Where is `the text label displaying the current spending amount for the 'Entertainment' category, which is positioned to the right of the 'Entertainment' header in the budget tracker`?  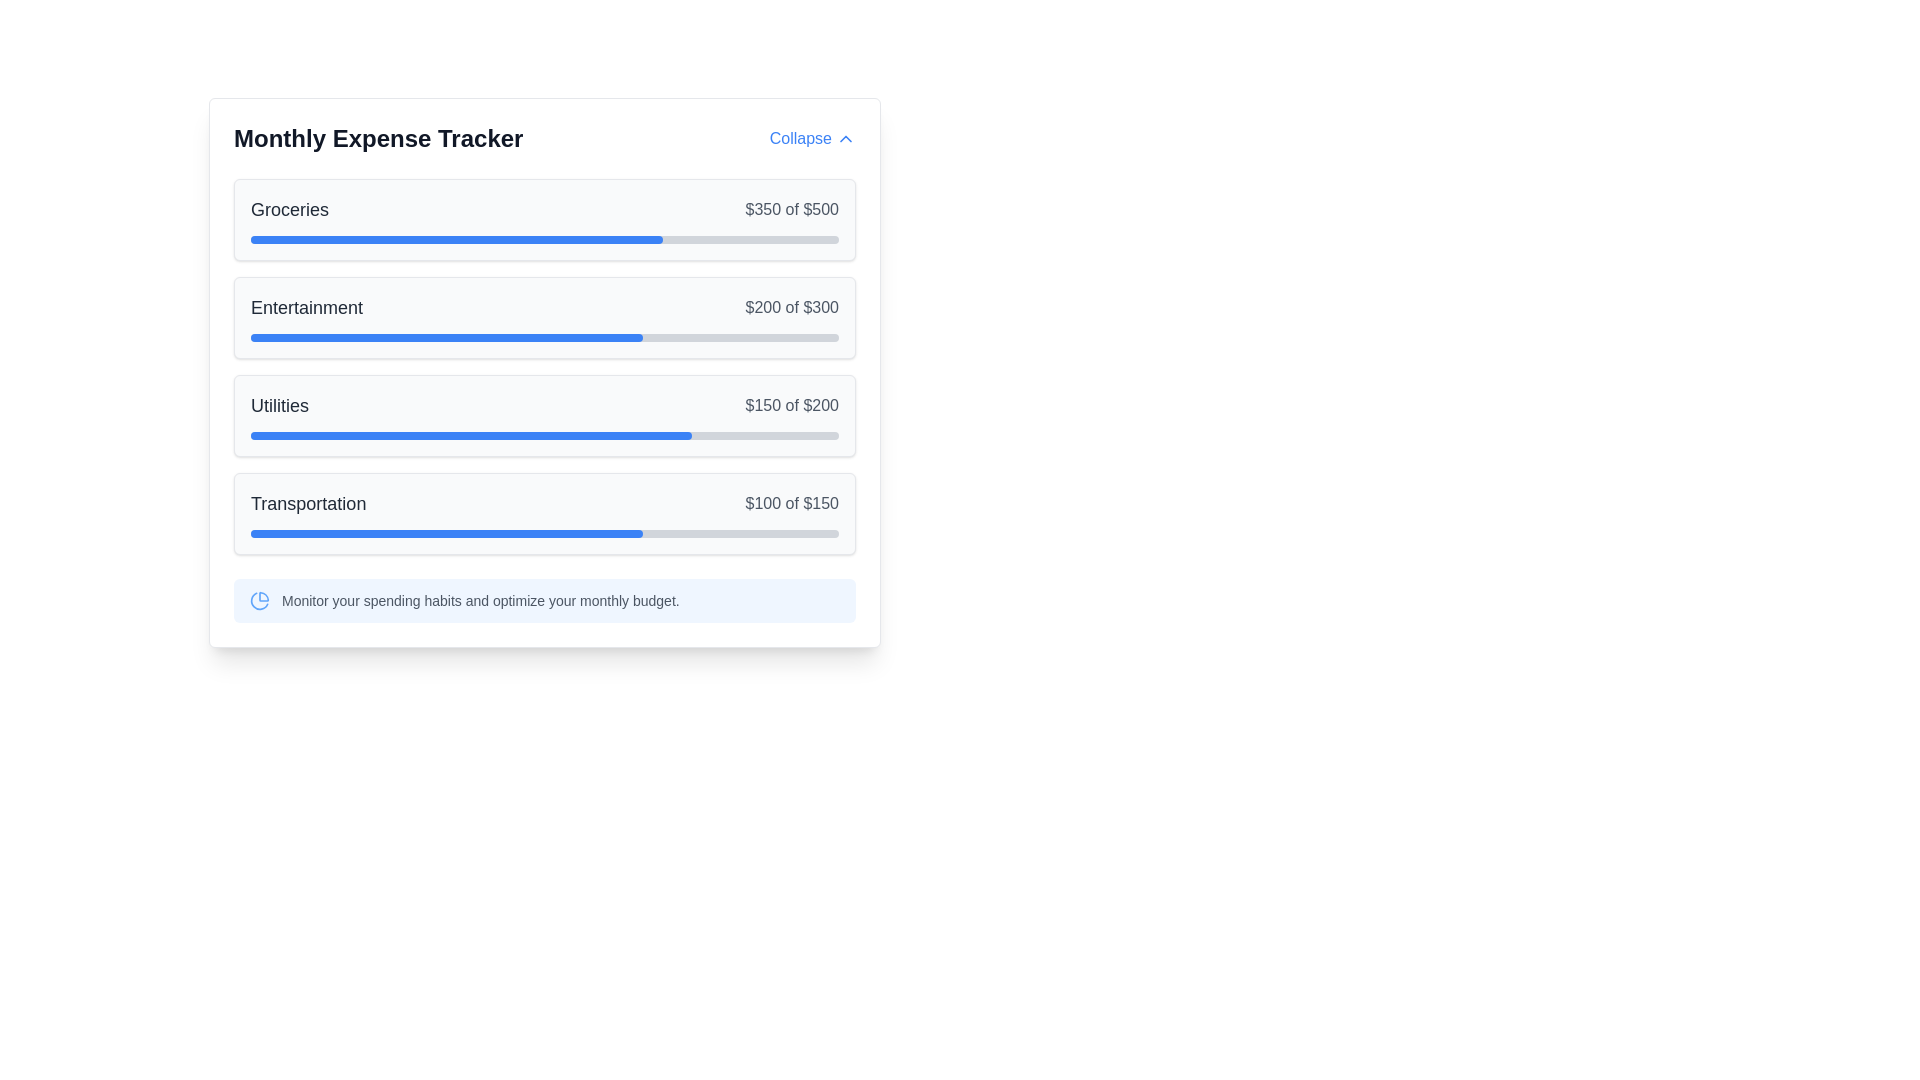 the text label displaying the current spending amount for the 'Entertainment' category, which is positioned to the right of the 'Entertainment' header in the budget tracker is located at coordinates (791, 308).